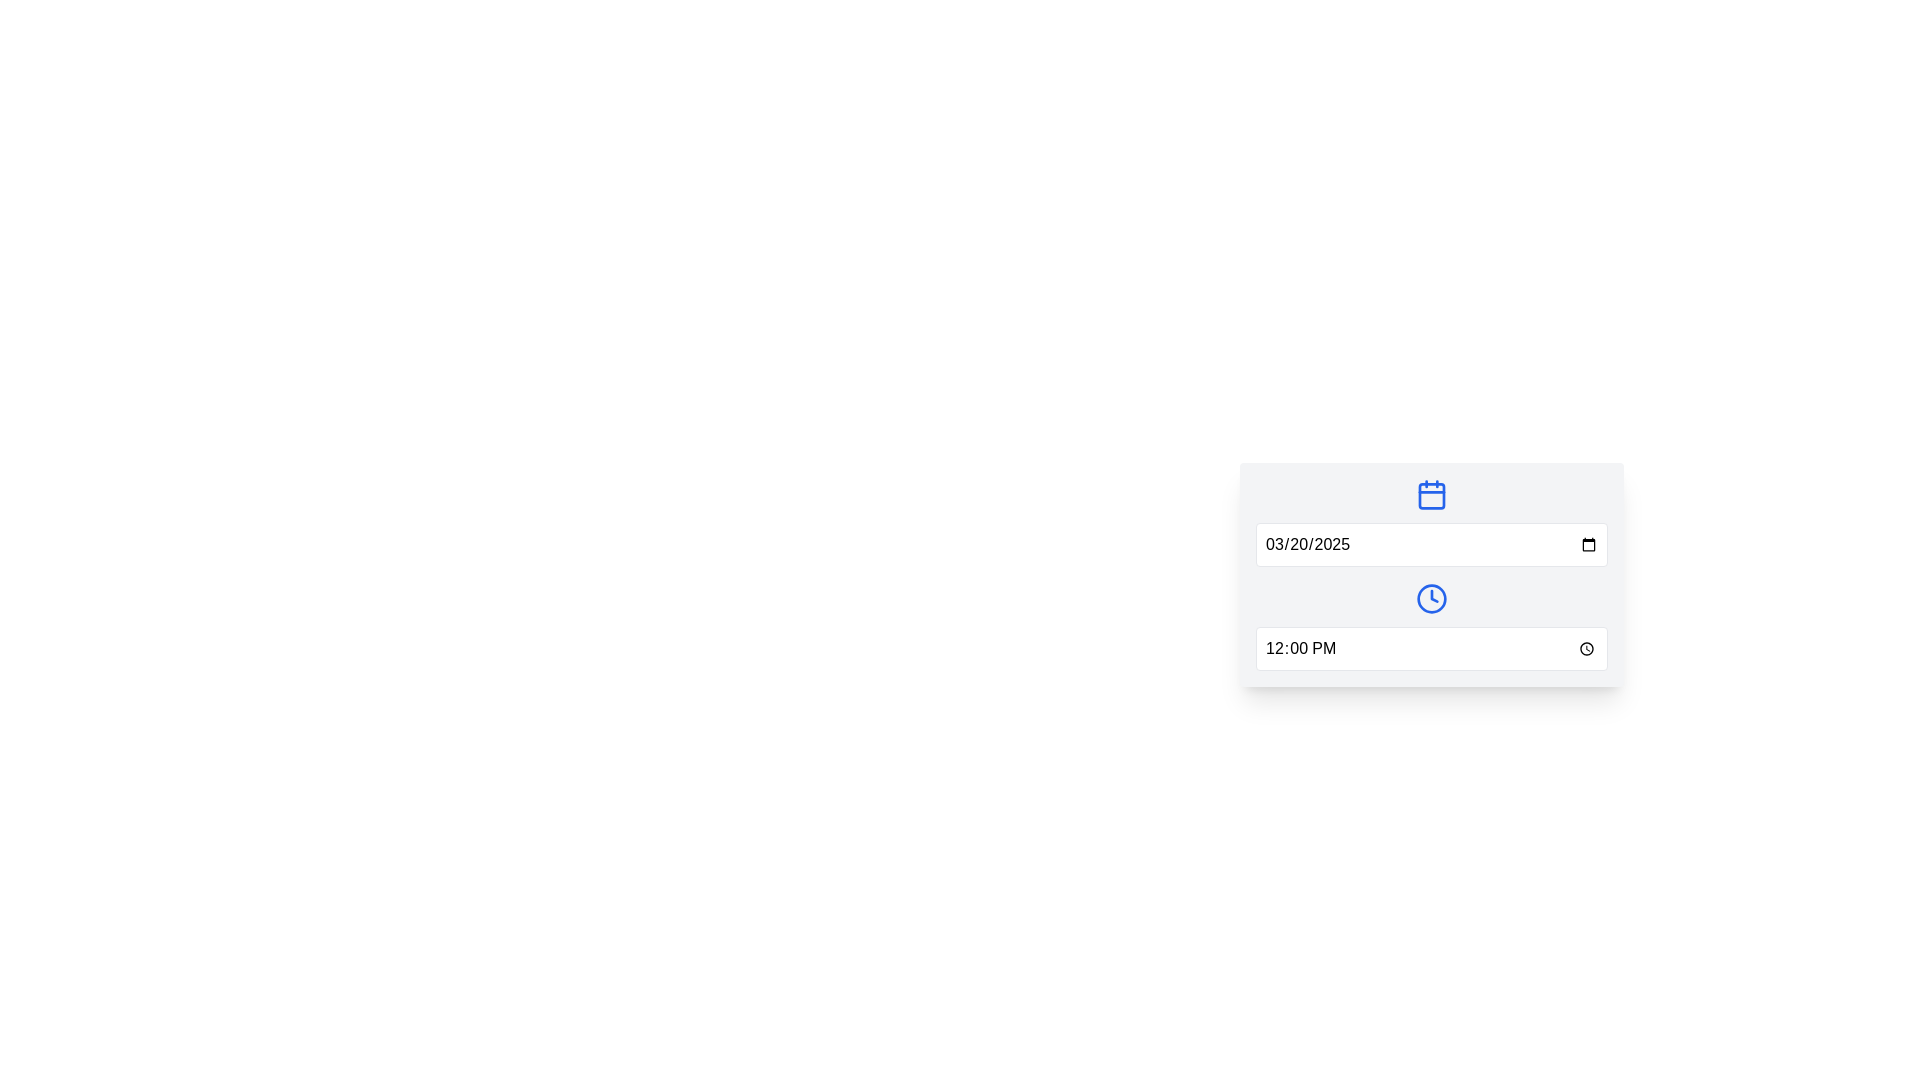 Image resolution: width=1920 pixels, height=1080 pixels. What do you see at coordinates (1543, 675) in the screenshot?
I see `the composite component containing the date picker and time picker input fields, which features a light gray background and rounded corners` at bounding box center [1543, 675].